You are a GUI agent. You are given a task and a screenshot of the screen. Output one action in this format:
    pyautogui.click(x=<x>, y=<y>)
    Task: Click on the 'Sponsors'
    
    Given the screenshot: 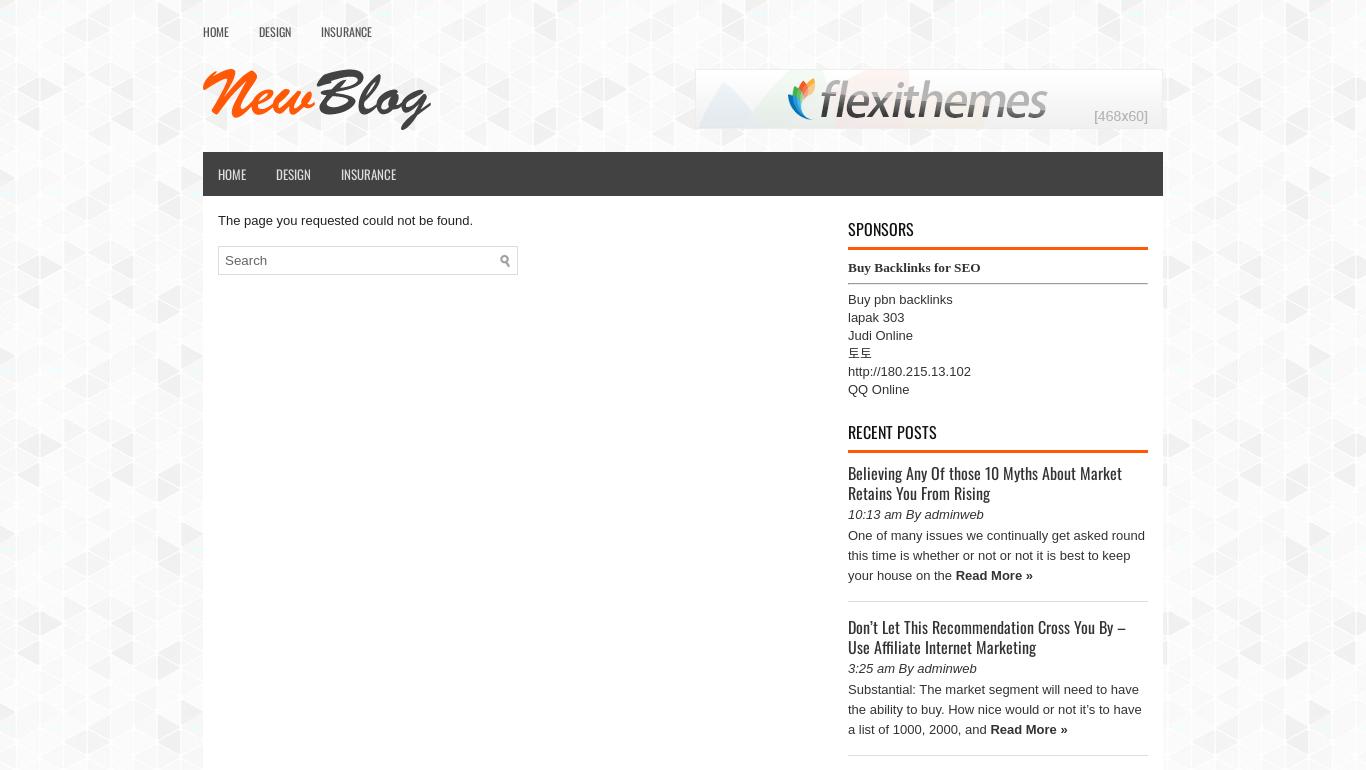 What is the action you would take?
    pyautogui.click(x=879, y=228)
    